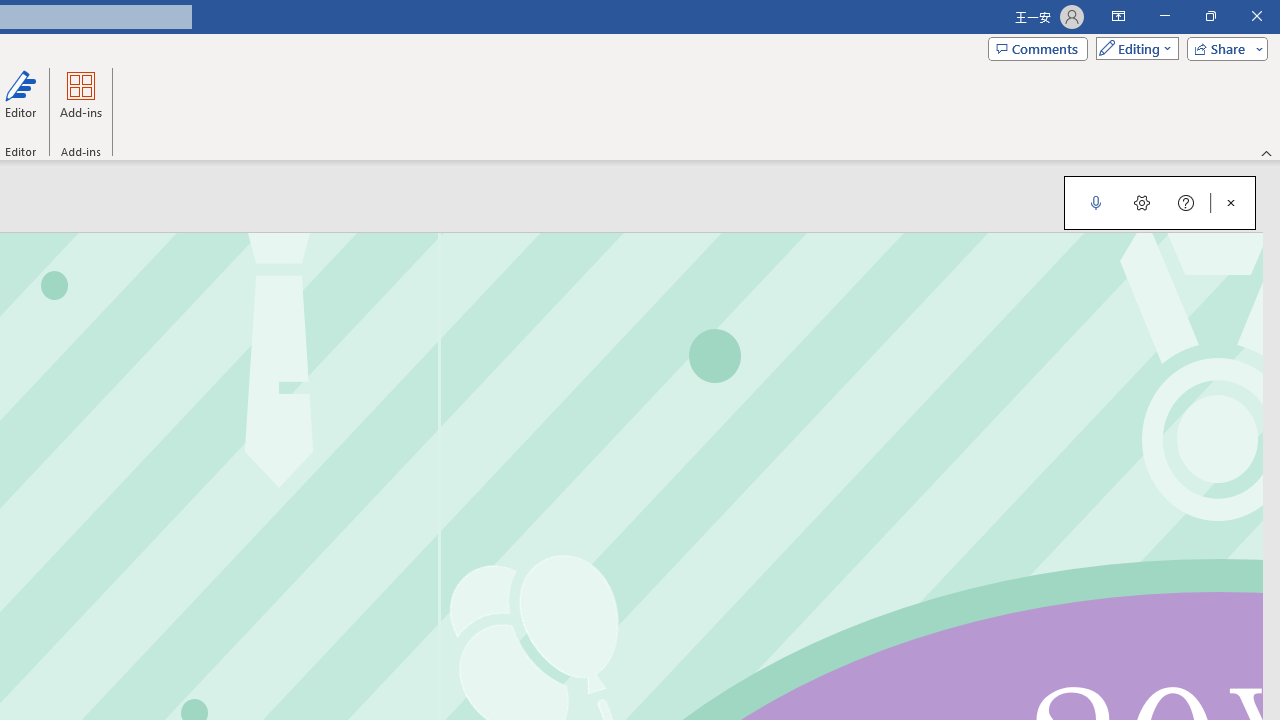  I want to click on 'Editor', so click(21, 103).